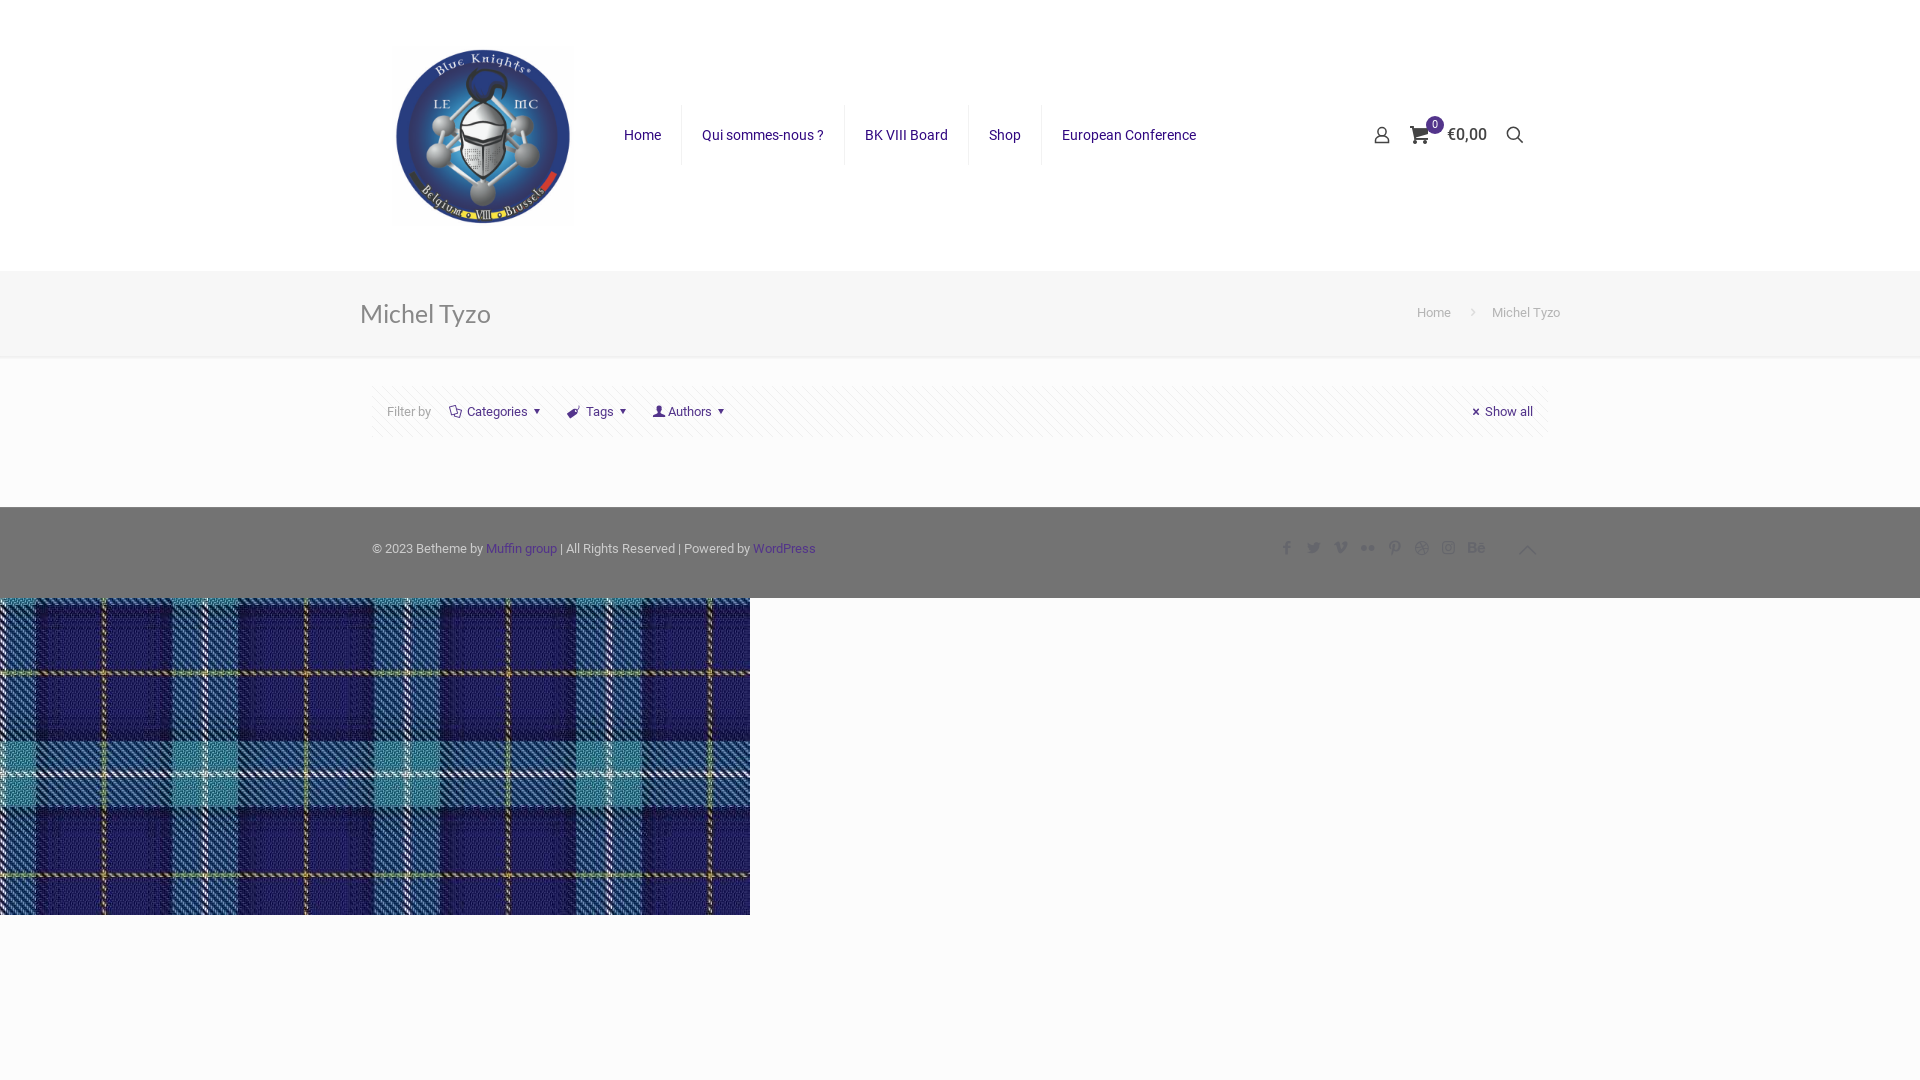 The height and width of the screenshot is (1080, 1920). I want to click on 'BK VIII Board', so click(906, 135).